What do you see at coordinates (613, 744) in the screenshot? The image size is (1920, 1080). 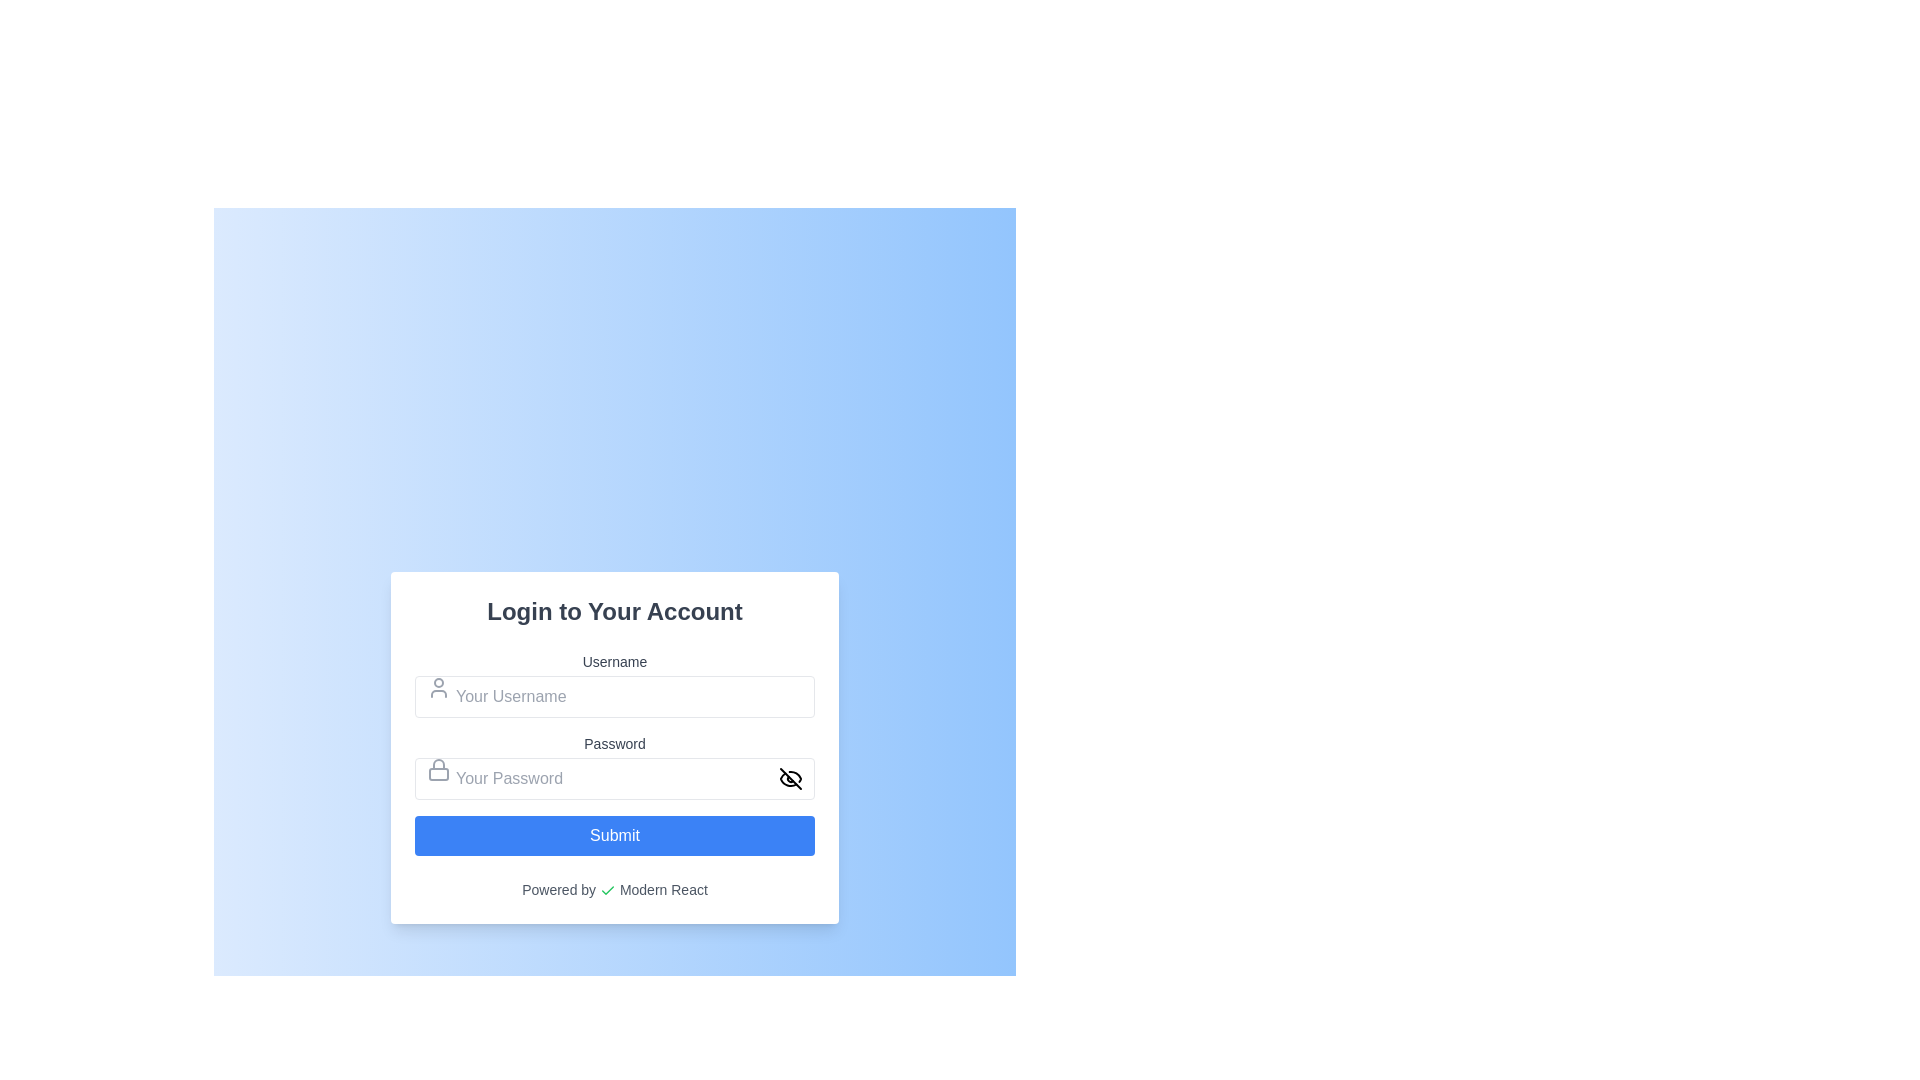 I see `the 'Password' label, which is a small gray text label positioned above the password input field in the login form` at bounding box center [613, 744].